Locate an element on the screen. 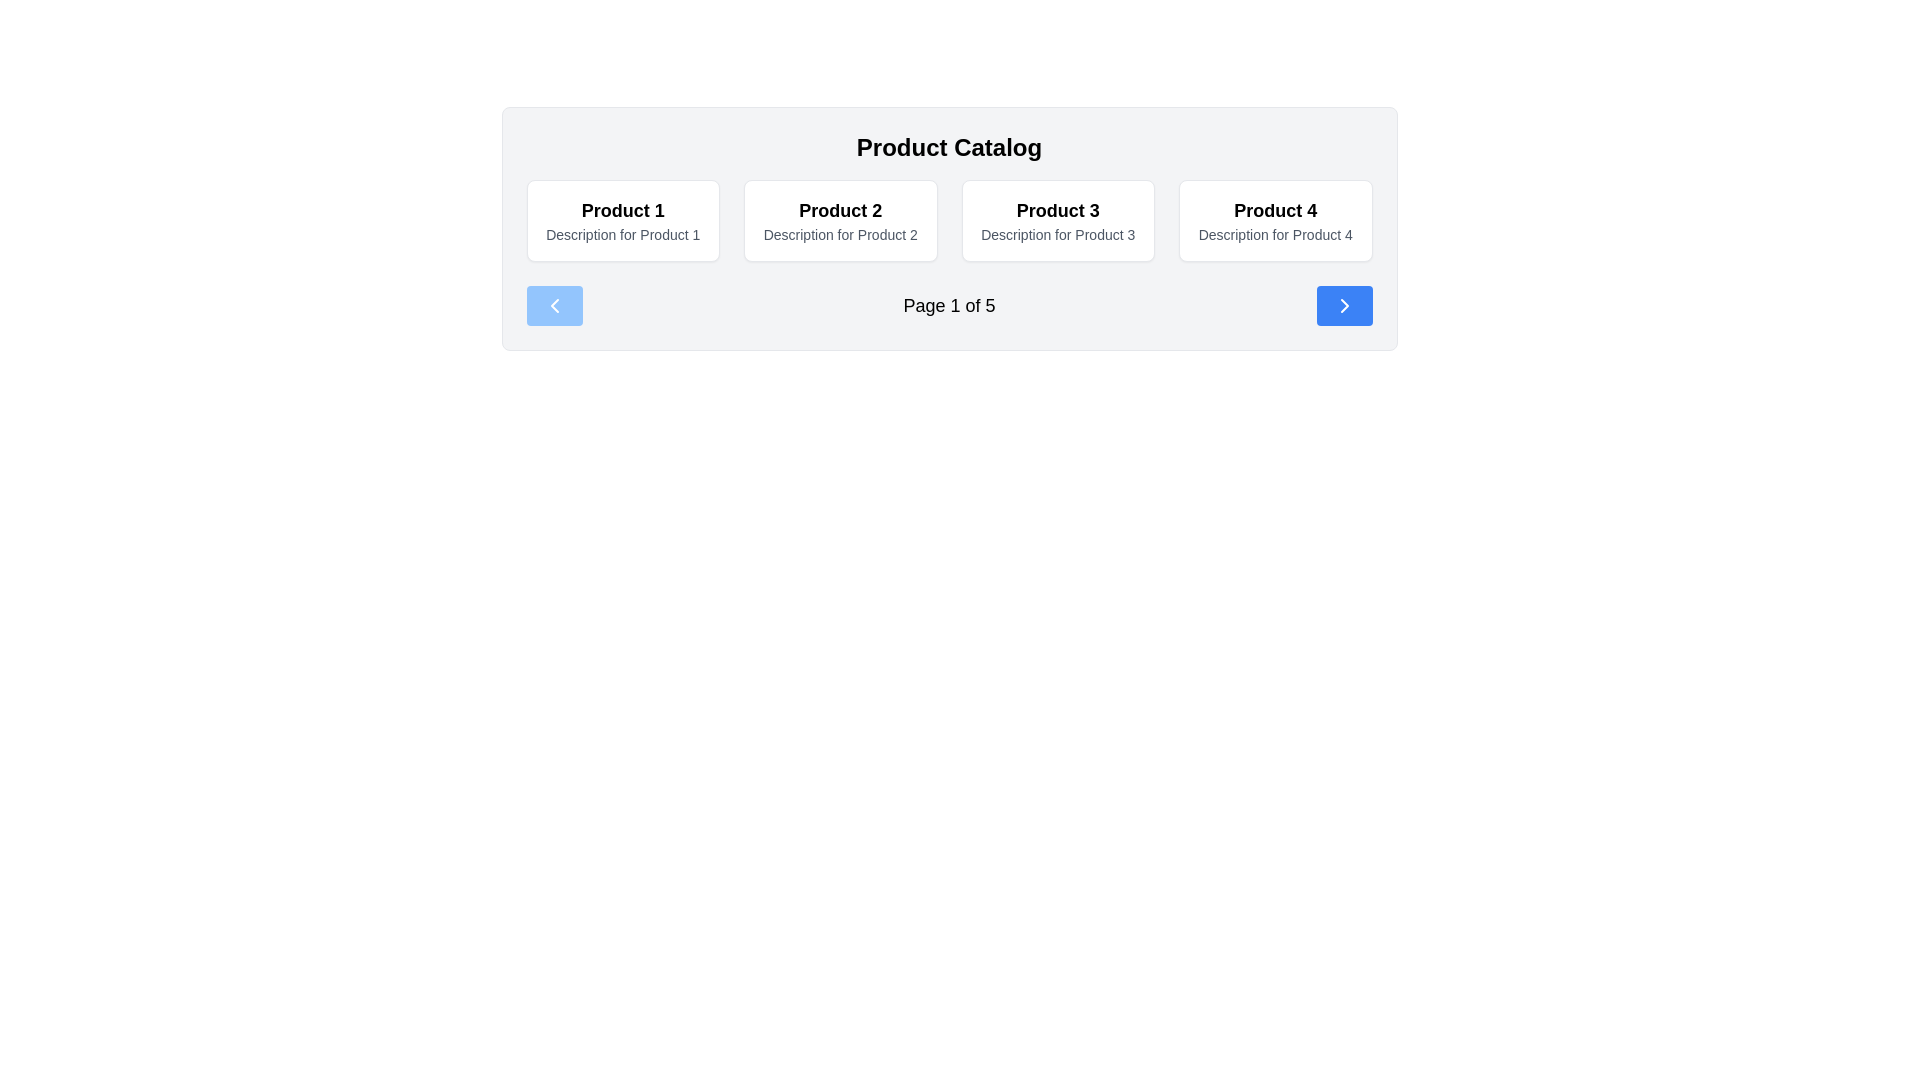  text label identifying the product as 'Product 3', which is centered in the third product card from the left is located at coordinates (1057, 211).